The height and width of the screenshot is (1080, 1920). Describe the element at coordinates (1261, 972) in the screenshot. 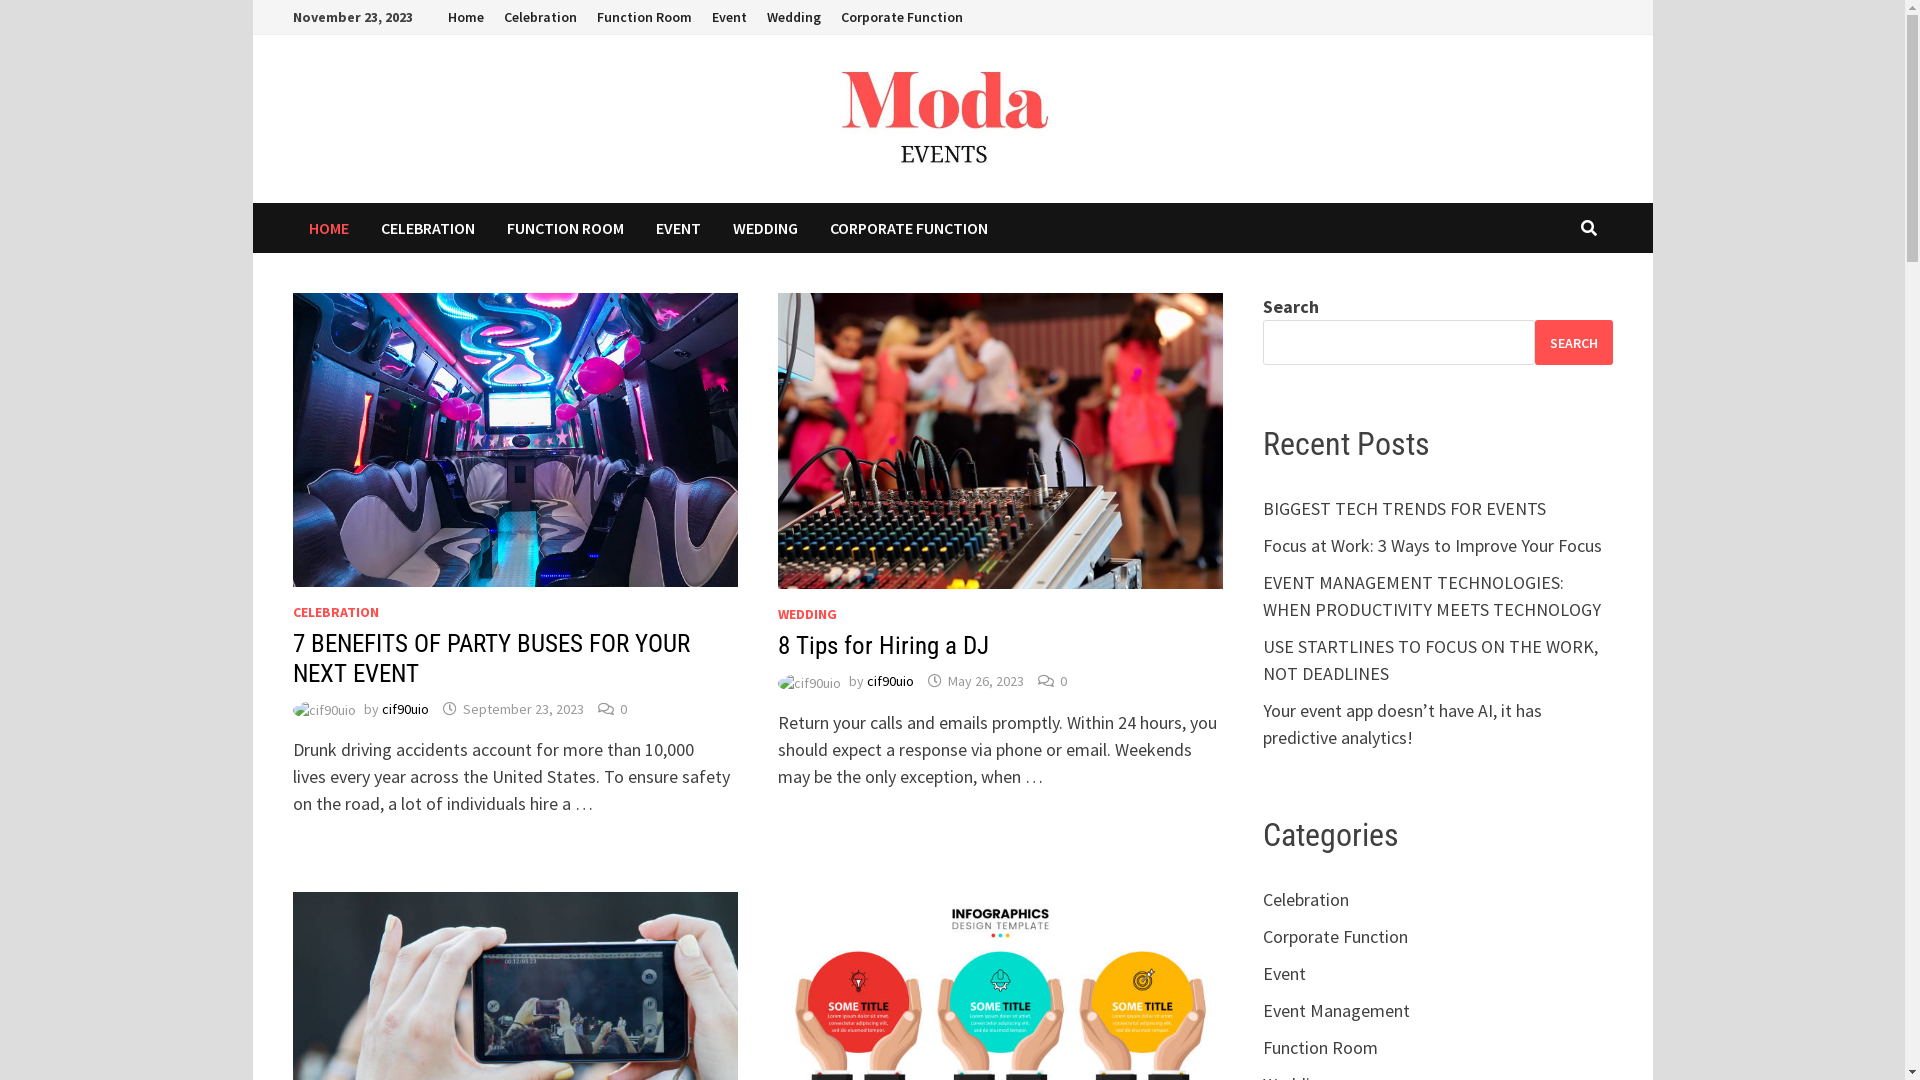

I see `'Event'` at that location.